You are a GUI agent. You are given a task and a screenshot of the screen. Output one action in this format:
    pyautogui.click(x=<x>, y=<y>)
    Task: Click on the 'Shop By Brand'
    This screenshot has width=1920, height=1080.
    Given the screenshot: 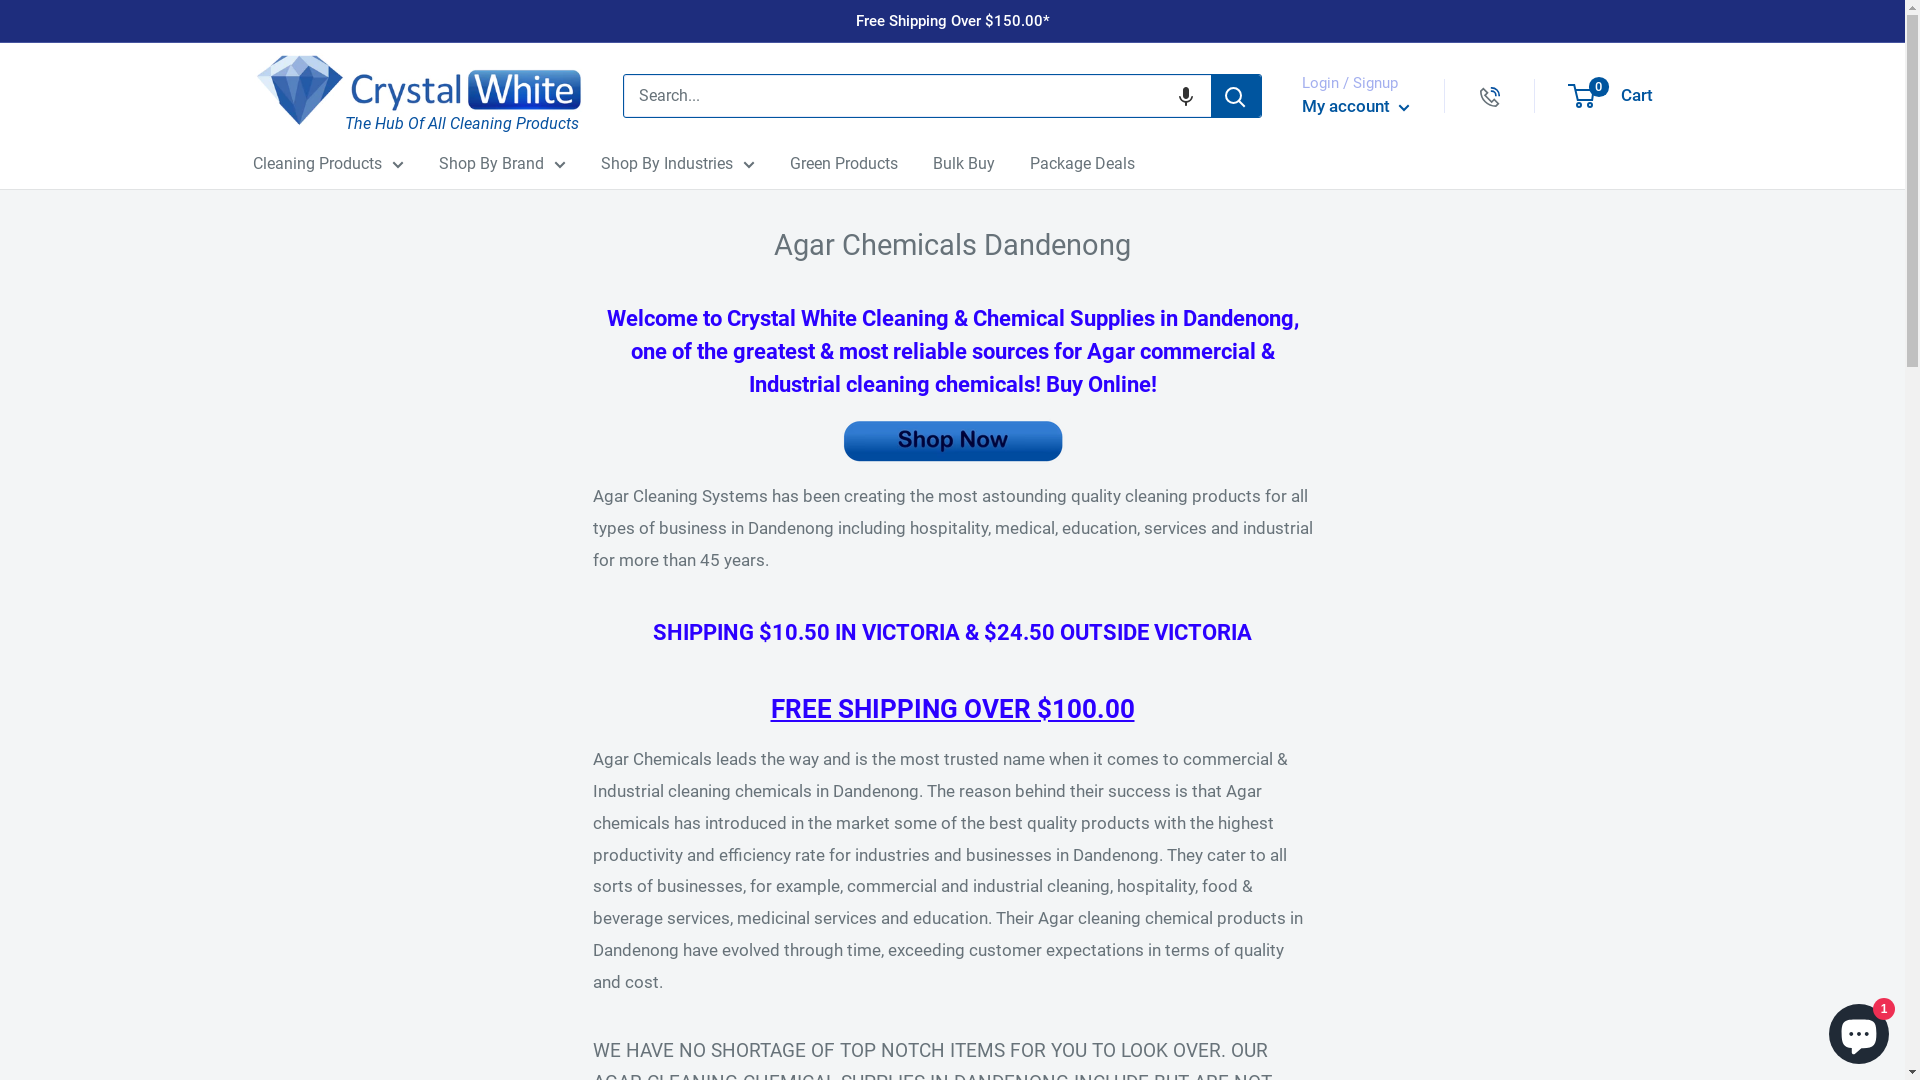 What is the action you would take?
    pyautogui.click(x=436, y=163)
    